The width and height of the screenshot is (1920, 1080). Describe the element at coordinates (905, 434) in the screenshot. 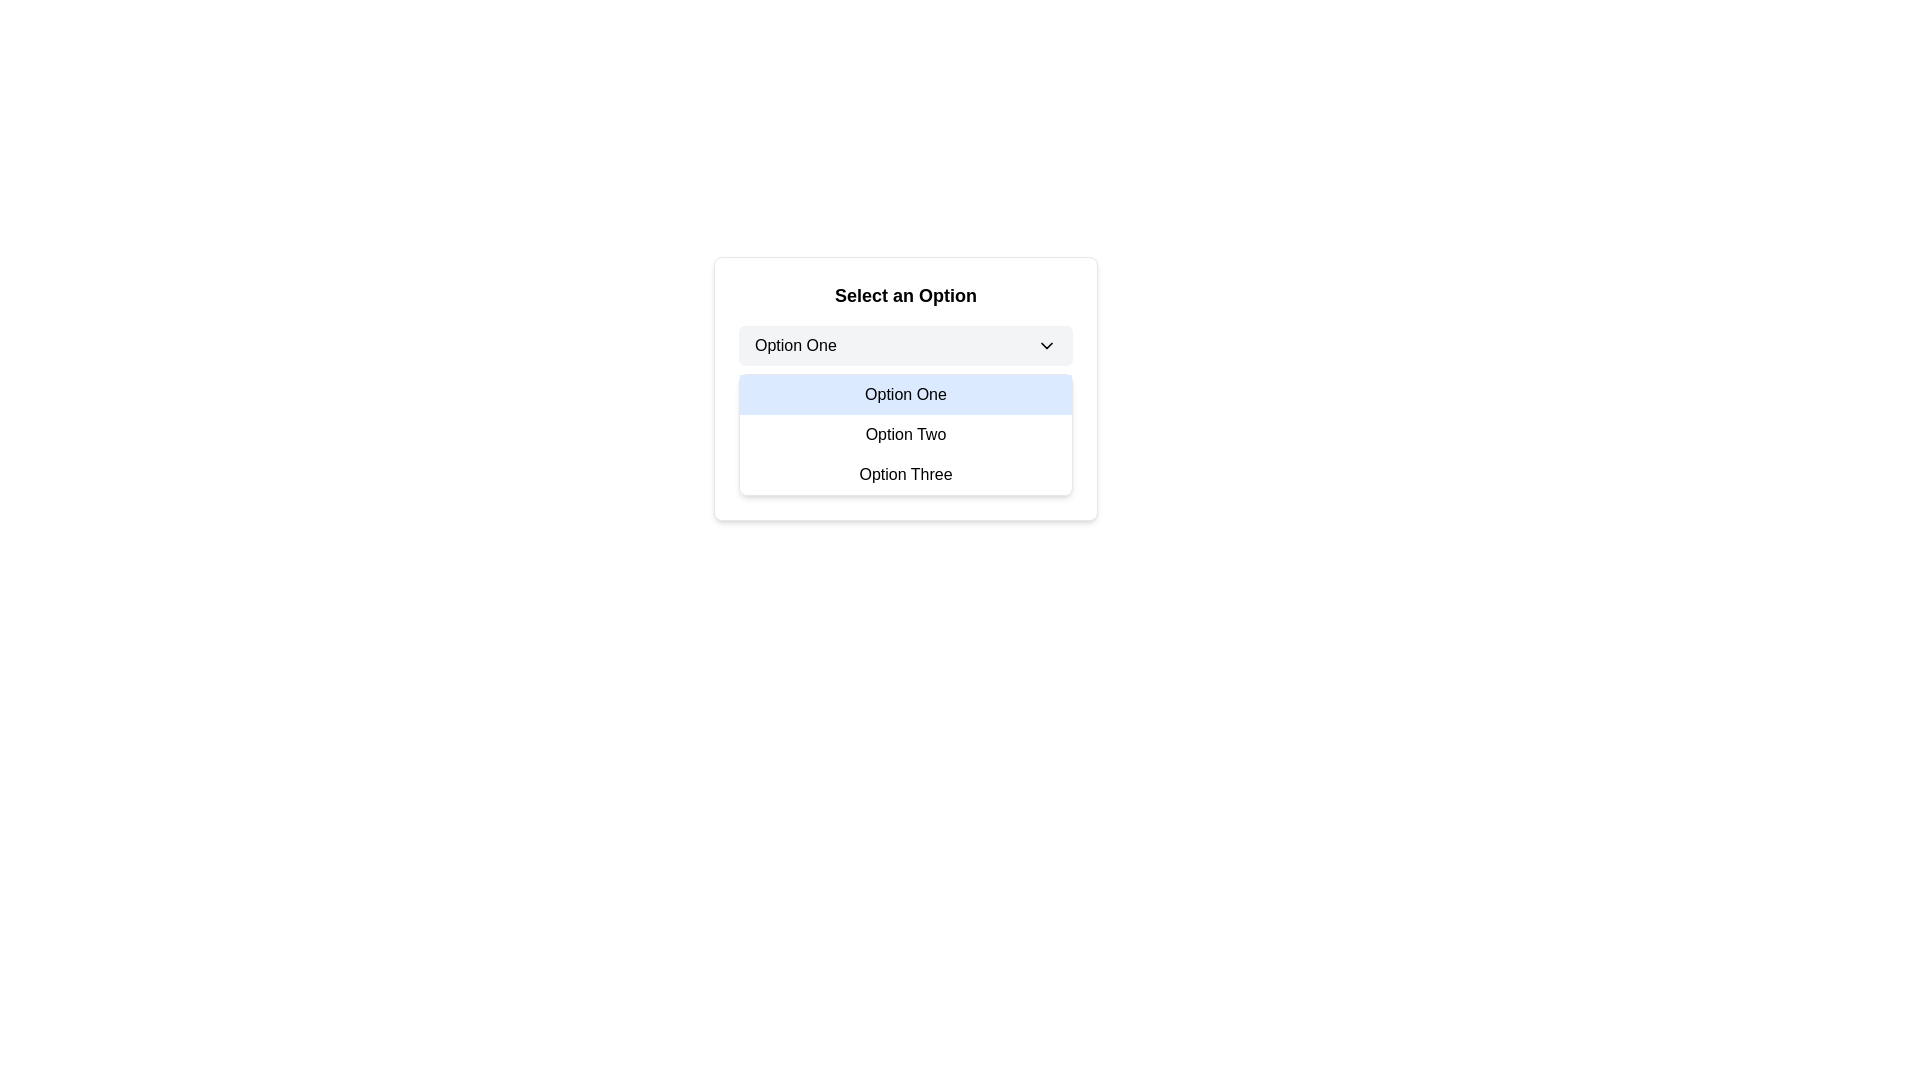

I see `the list item labeled 'Option Two'` at that location.